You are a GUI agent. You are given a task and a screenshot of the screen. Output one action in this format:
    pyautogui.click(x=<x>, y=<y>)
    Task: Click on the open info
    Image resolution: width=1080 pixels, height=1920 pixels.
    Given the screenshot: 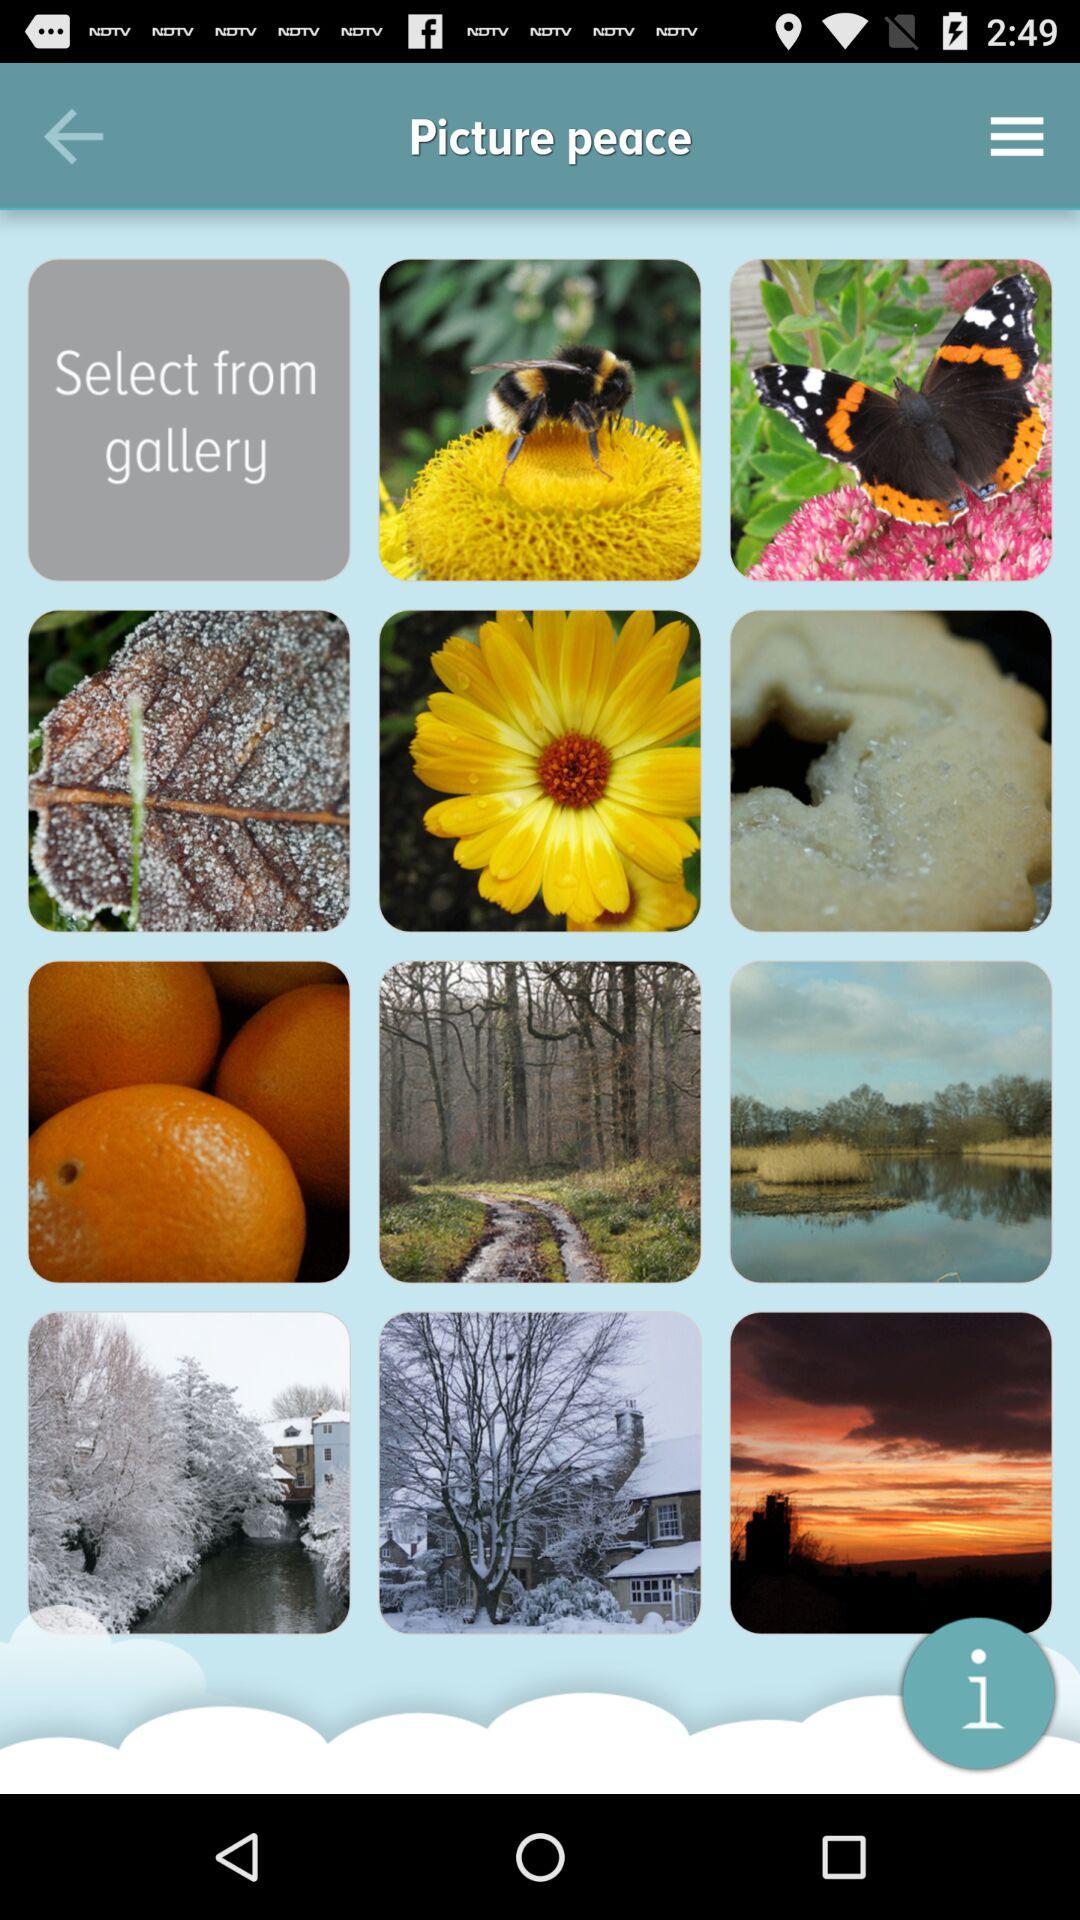 What is the action you would take?
    pyautogui.click(x=977, y=1691)
    